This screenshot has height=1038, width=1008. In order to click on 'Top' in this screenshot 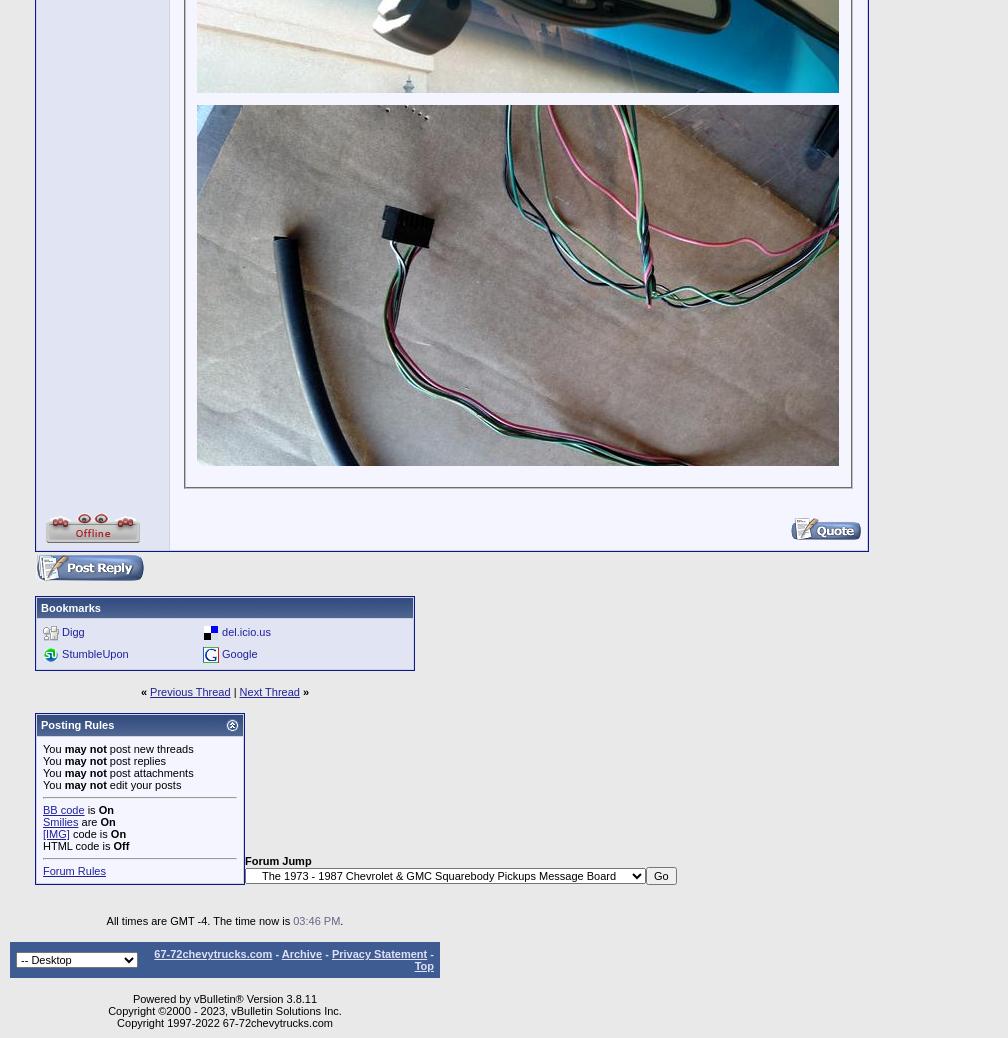, I will do `click(423, 965)`.